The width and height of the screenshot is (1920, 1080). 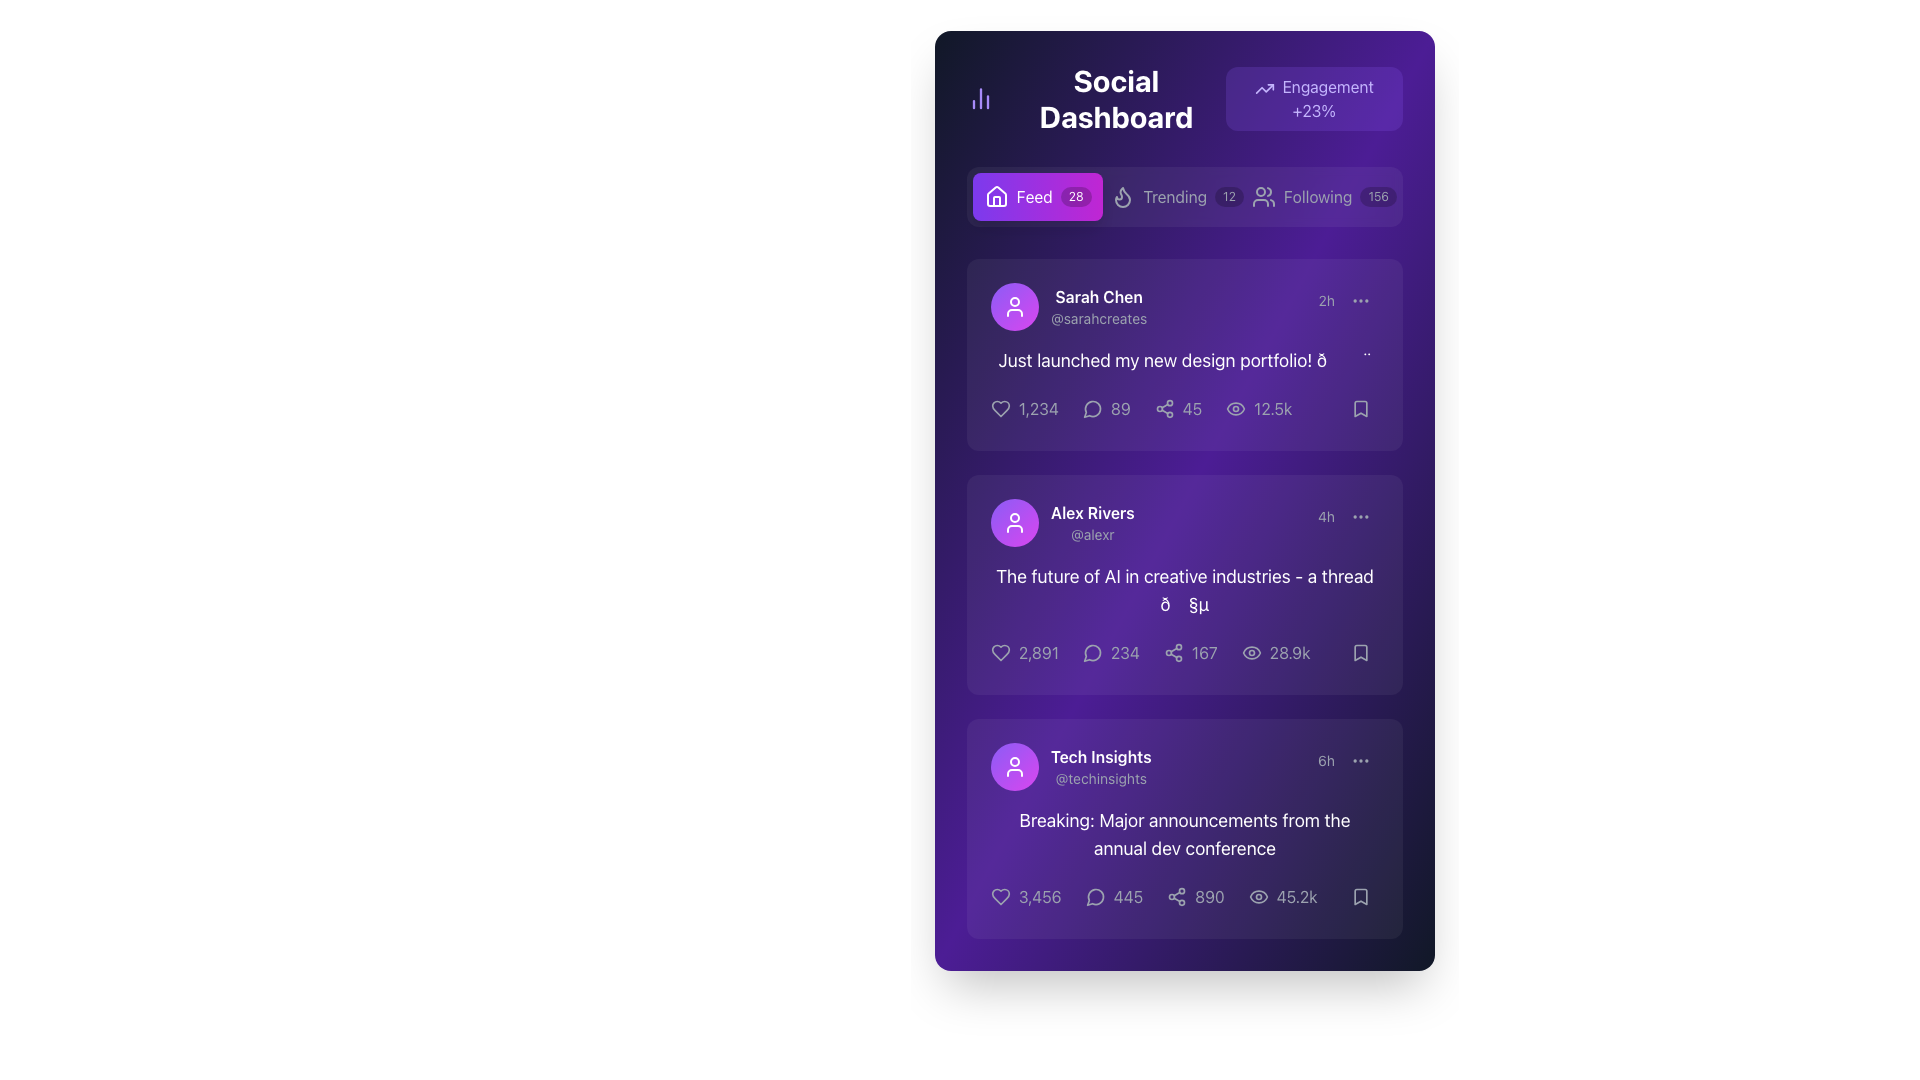 I want to click on the horizontal ellipsis icon (three dots) located in the upper-right corner of Sarah Chen's post, so click(x=1360, y=300).